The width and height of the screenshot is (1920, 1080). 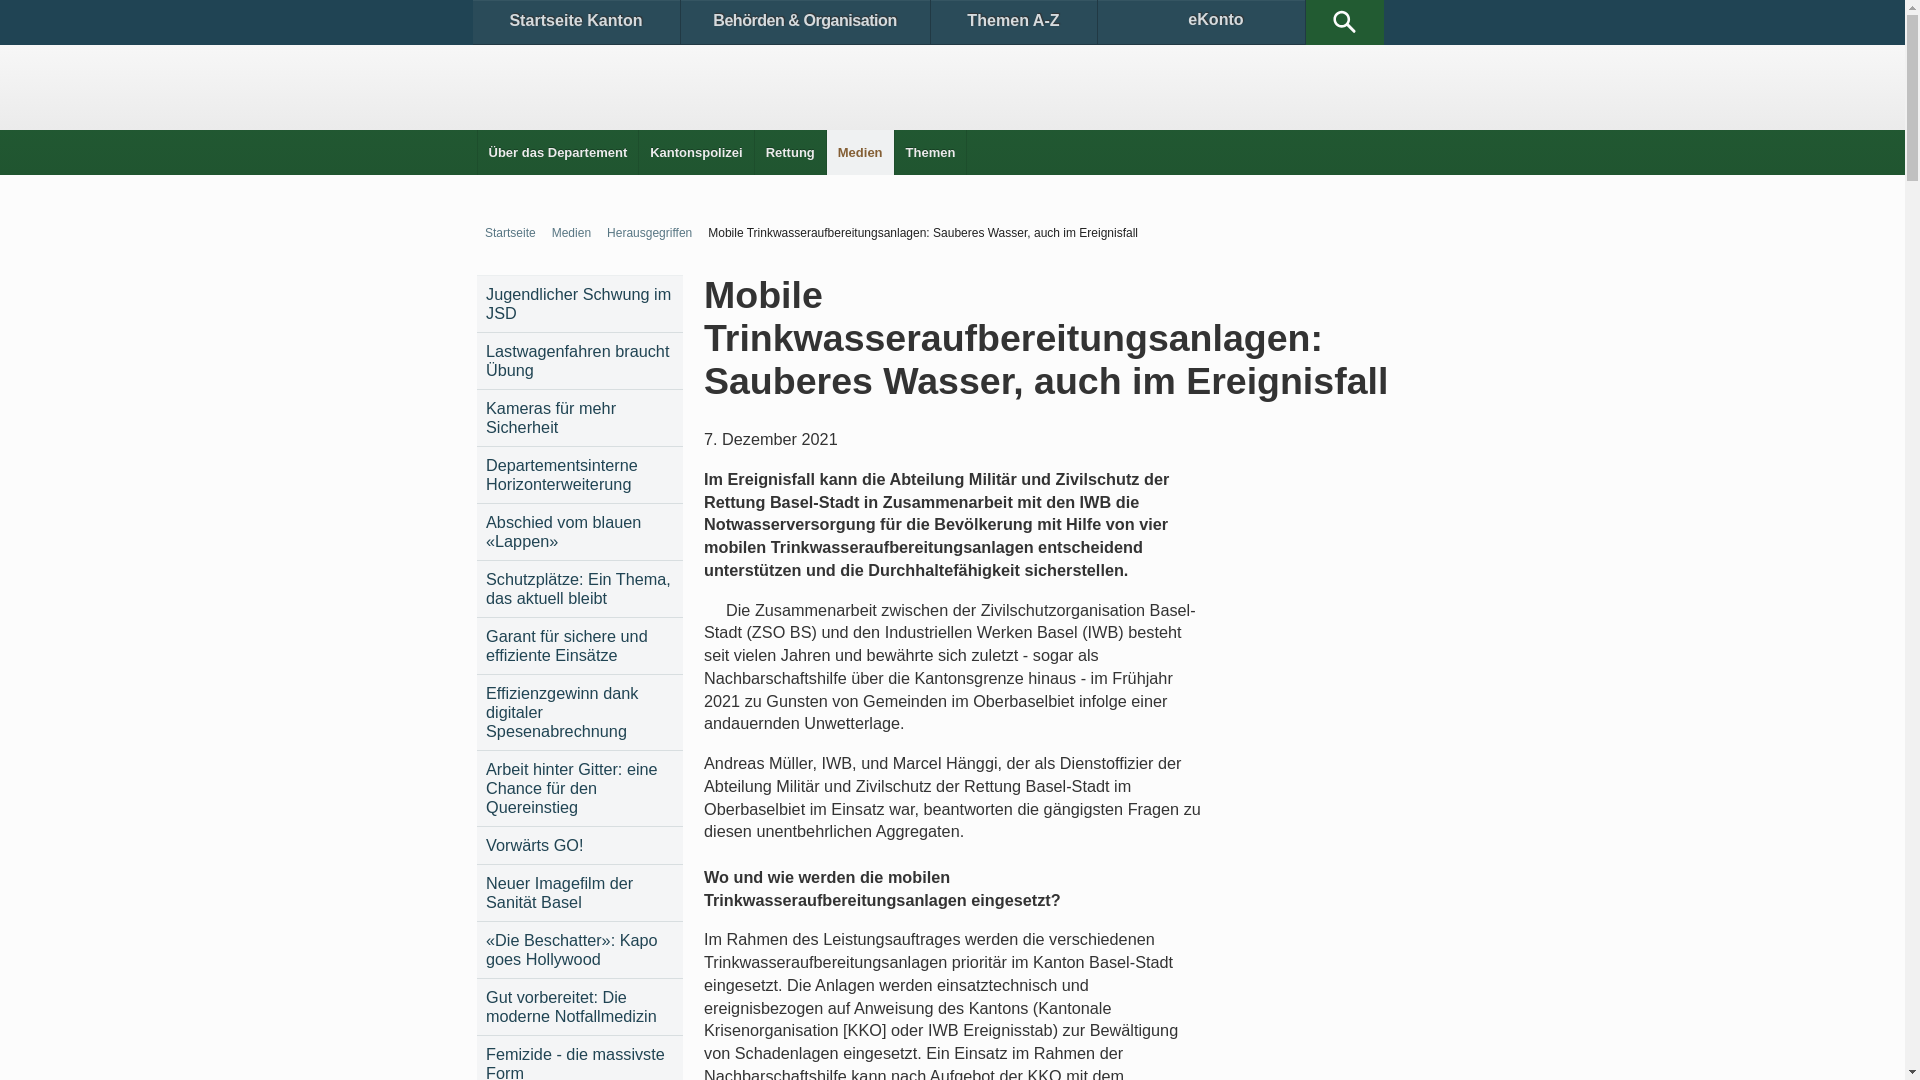 What do you see at coordinates (1200, 22) in the screenshot?
I see `'eKonto'` at bounding box center [1200, 22].